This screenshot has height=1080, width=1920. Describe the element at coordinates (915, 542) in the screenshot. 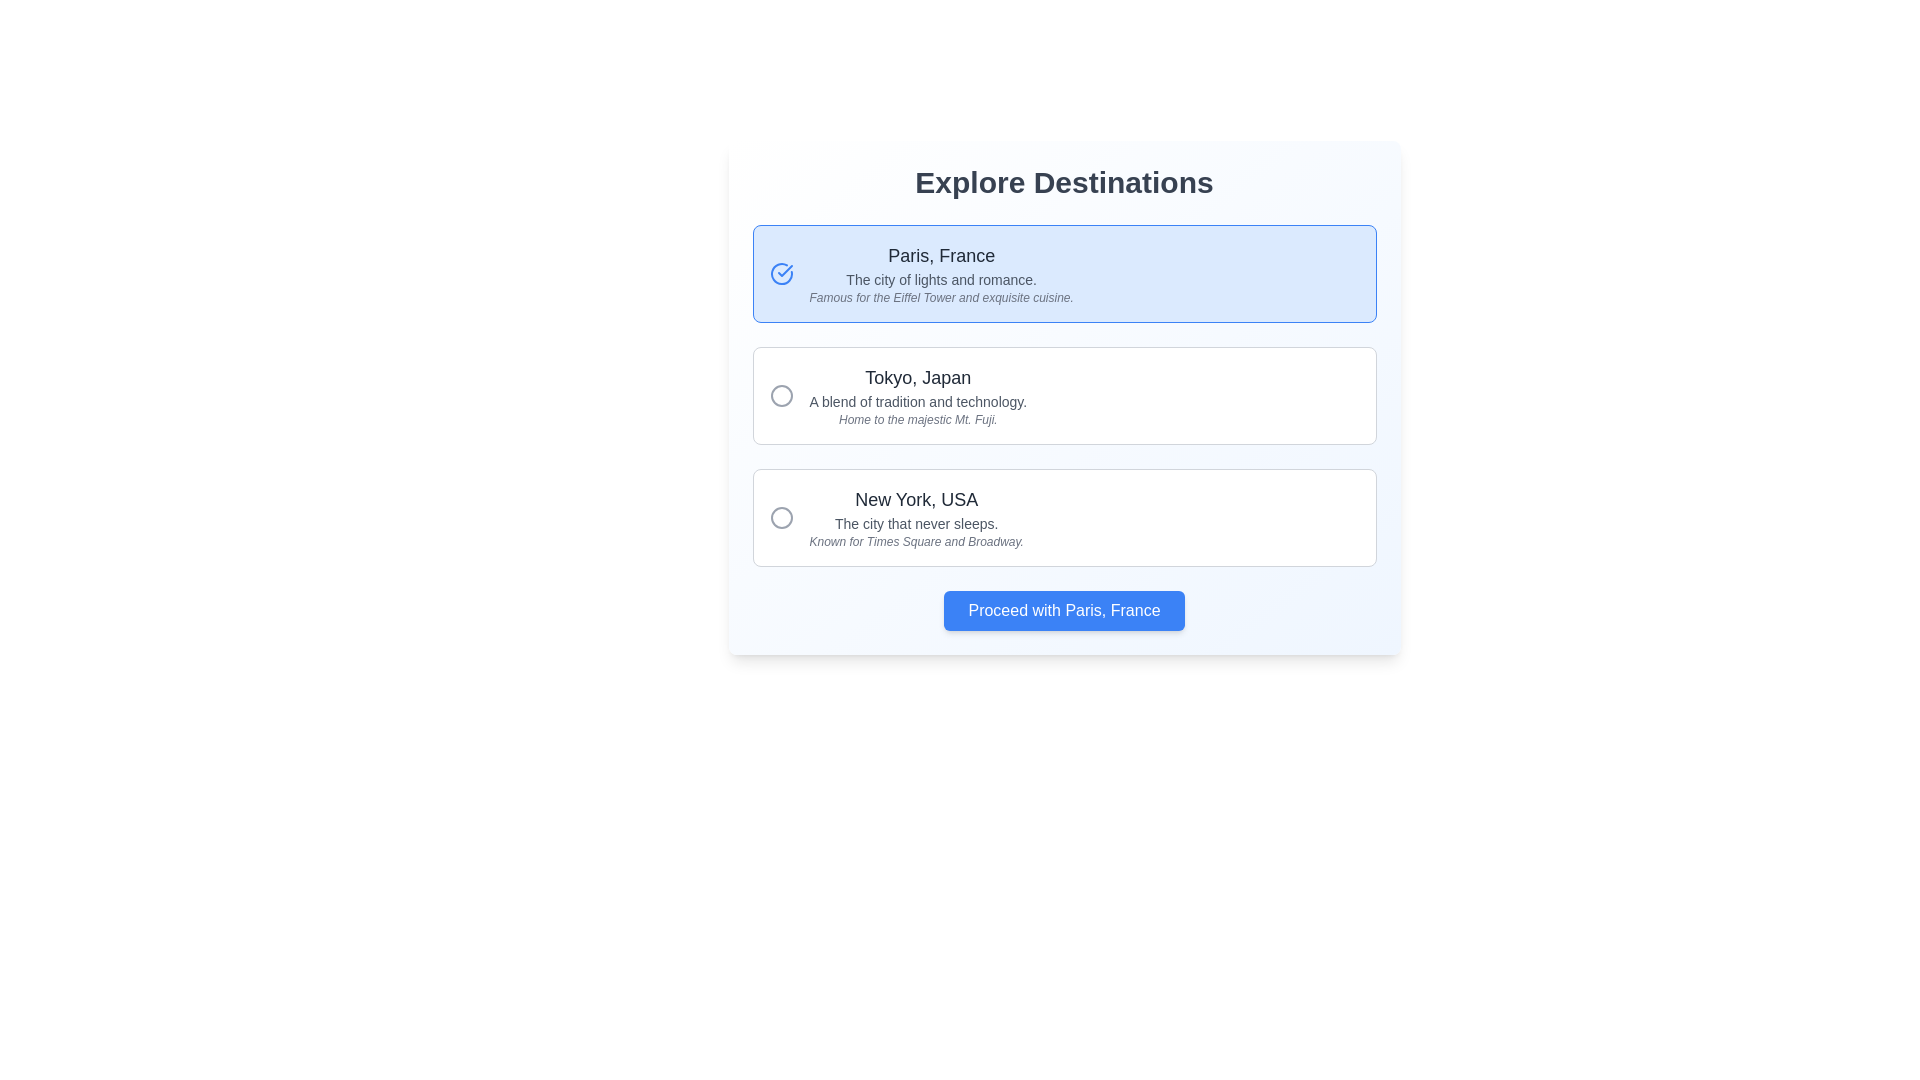

I see `the static text label that reads 'Known for Times Square and Broadway.' located below the other text elements about New York, USA` at that location.